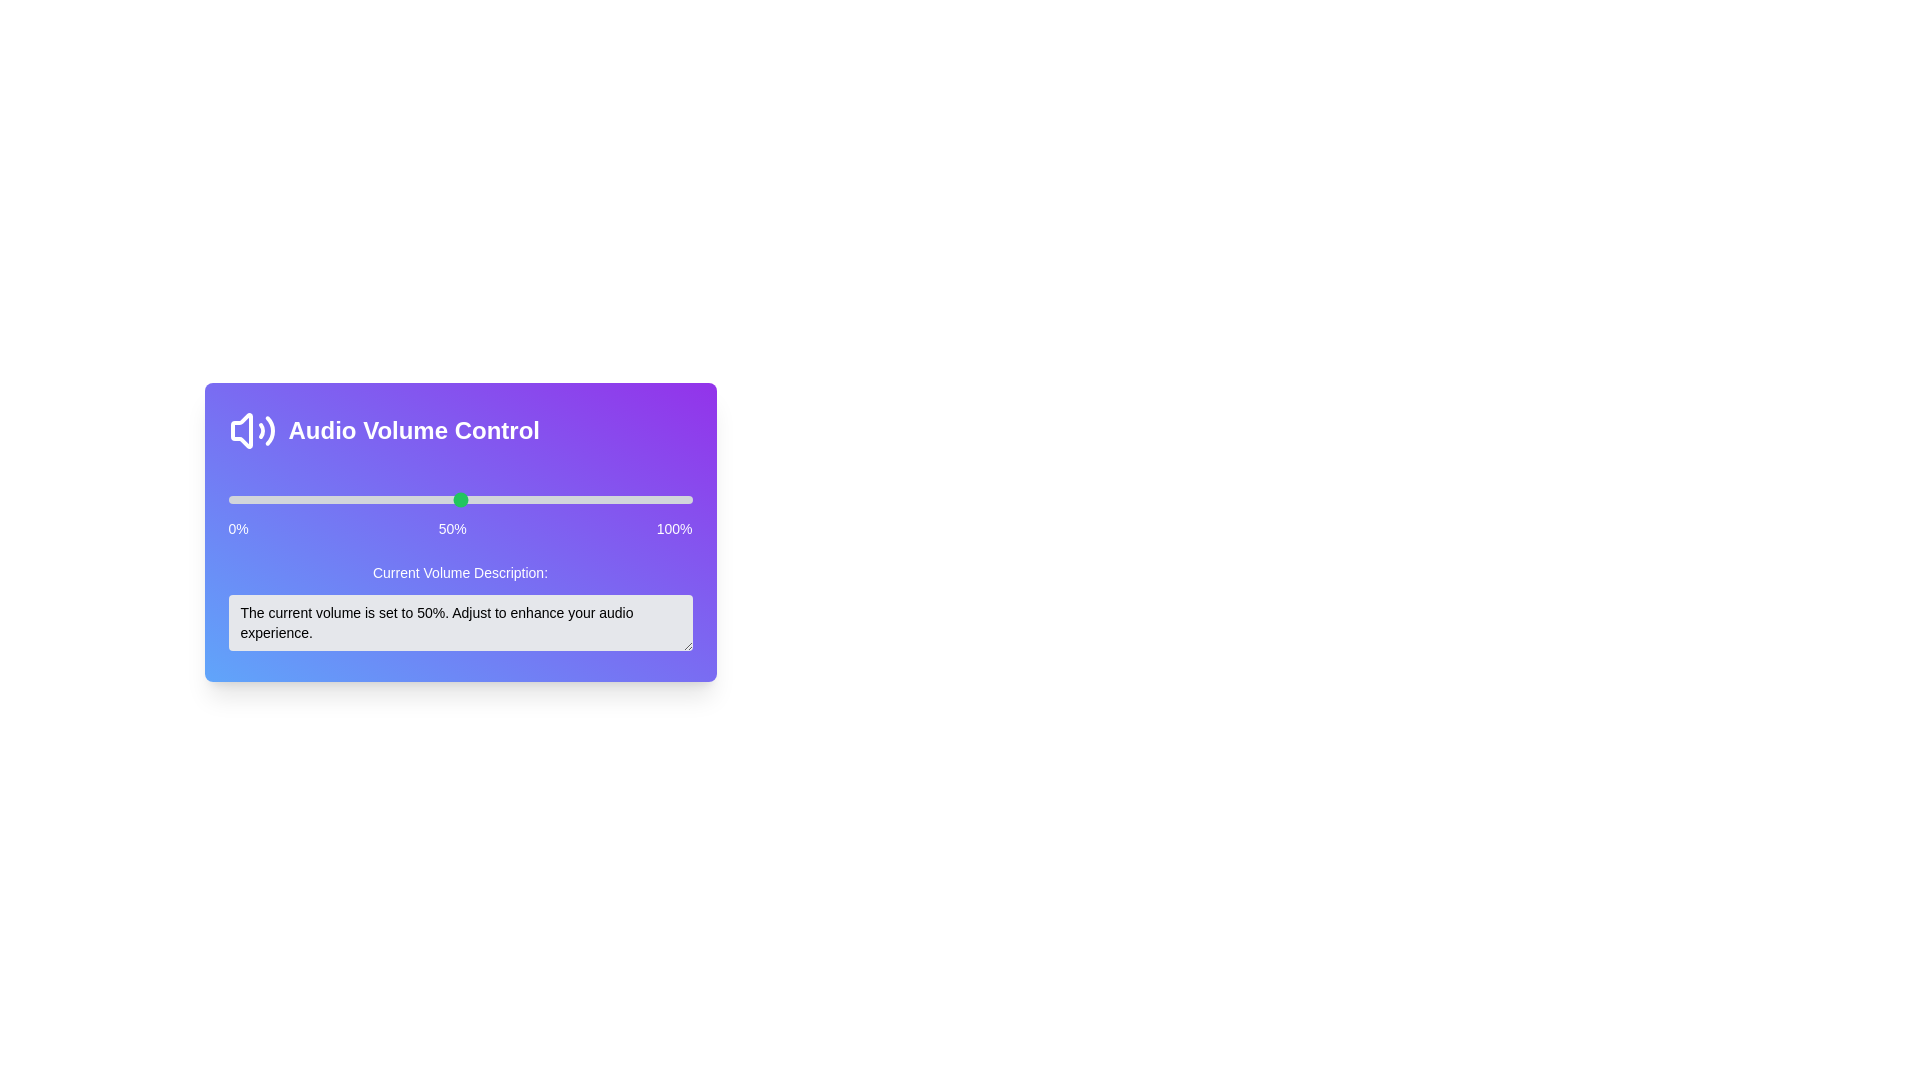  Describe the element at coordinates (335, 499) in the screenshot. I see `the volume slider to 23%` at that location.